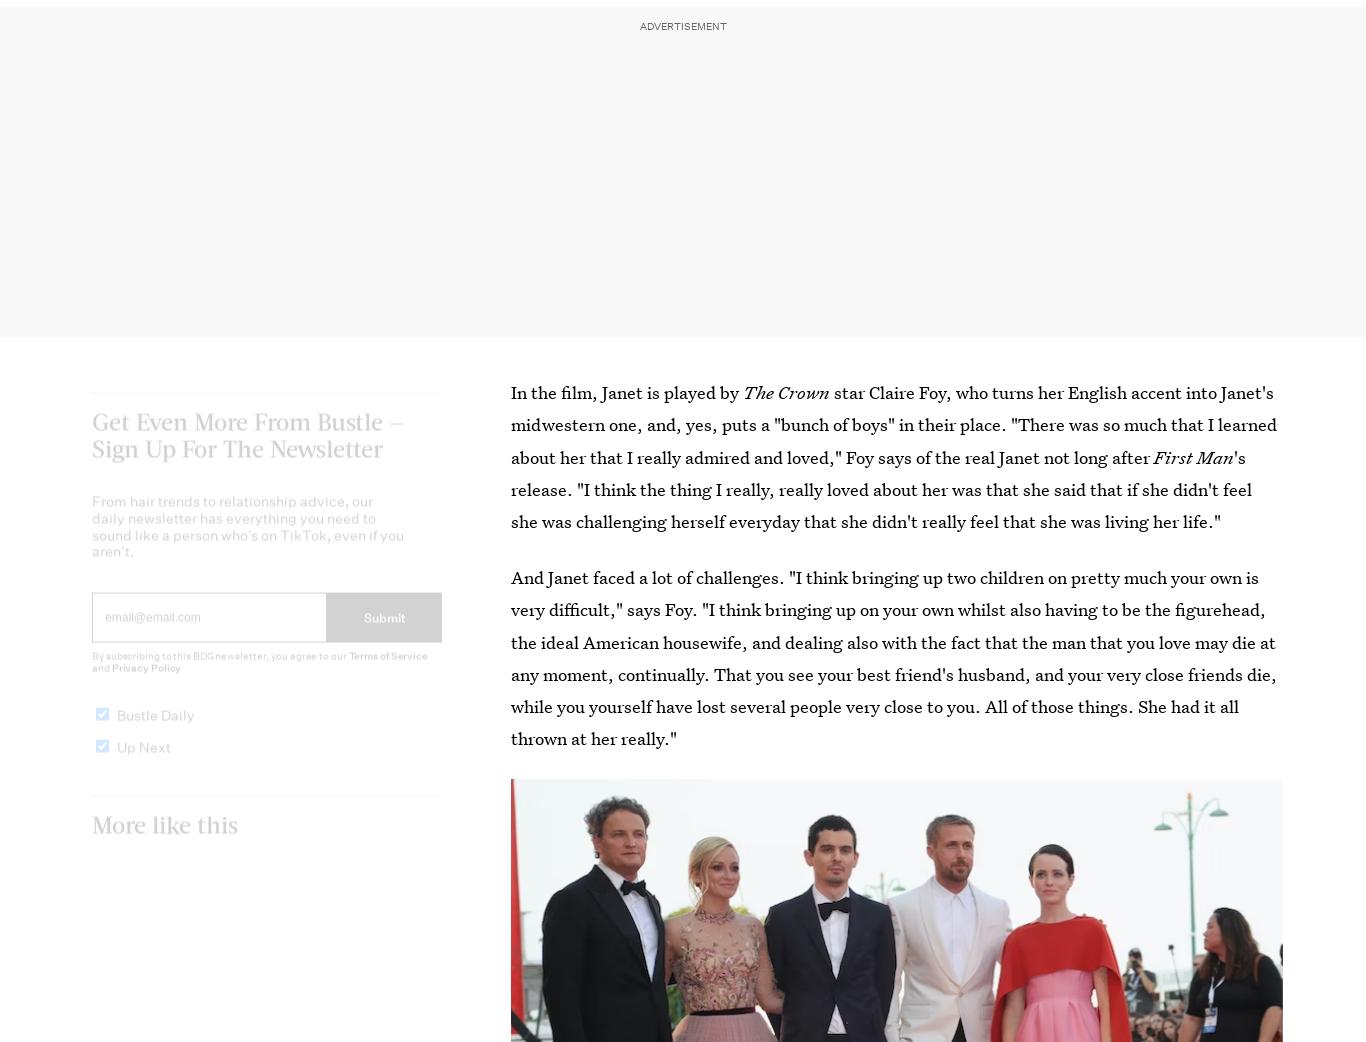  I want to click on 'star Claire Foy, who turns her English accent into Janet's midwestern one, and, yes, puts a "bunch of boys" in their place. "There was so much that I learned about her that I really admired and loved," Foy says of the real Janet not long after', so click(511, 423).